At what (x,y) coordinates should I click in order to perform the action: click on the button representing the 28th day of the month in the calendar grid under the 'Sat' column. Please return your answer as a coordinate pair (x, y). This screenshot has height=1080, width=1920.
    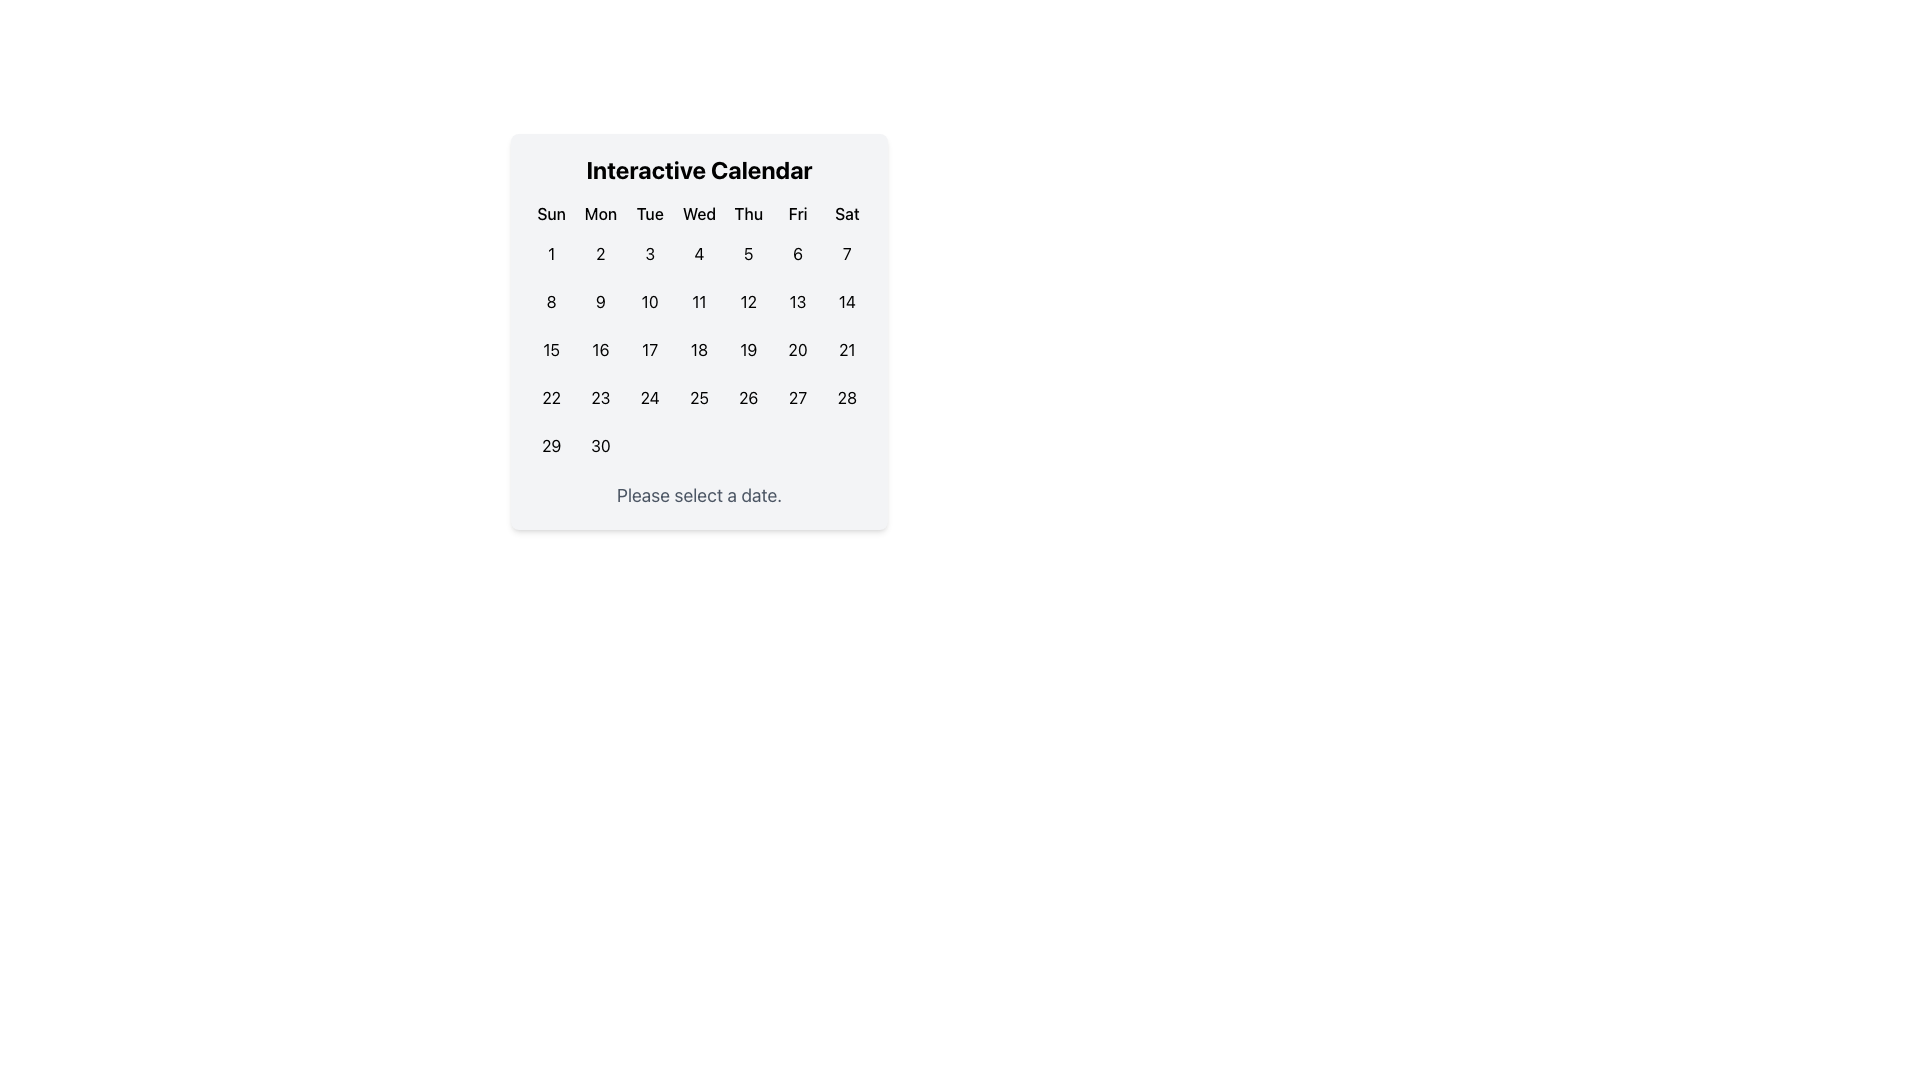
    Looking at the image, I should click on (847, 397).